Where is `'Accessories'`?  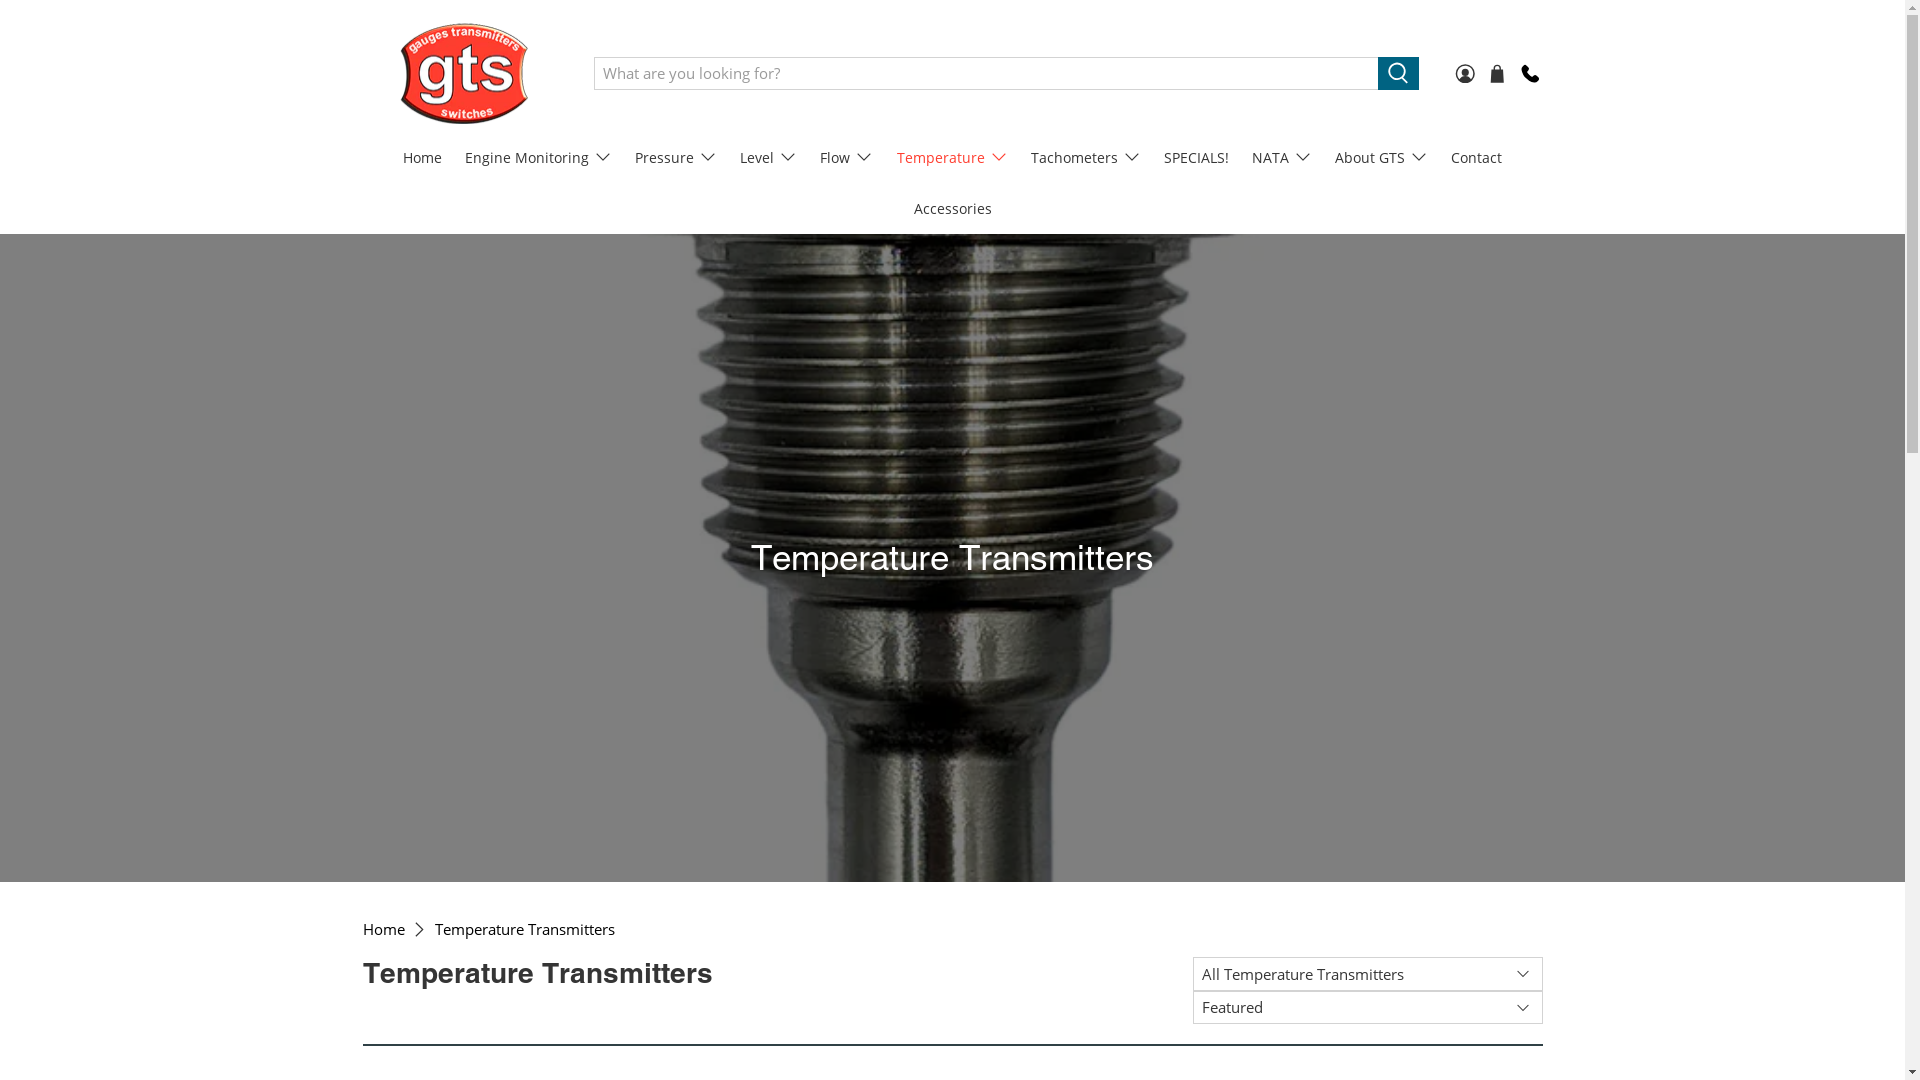
'Accessories' is located at coordinates (901, 208).